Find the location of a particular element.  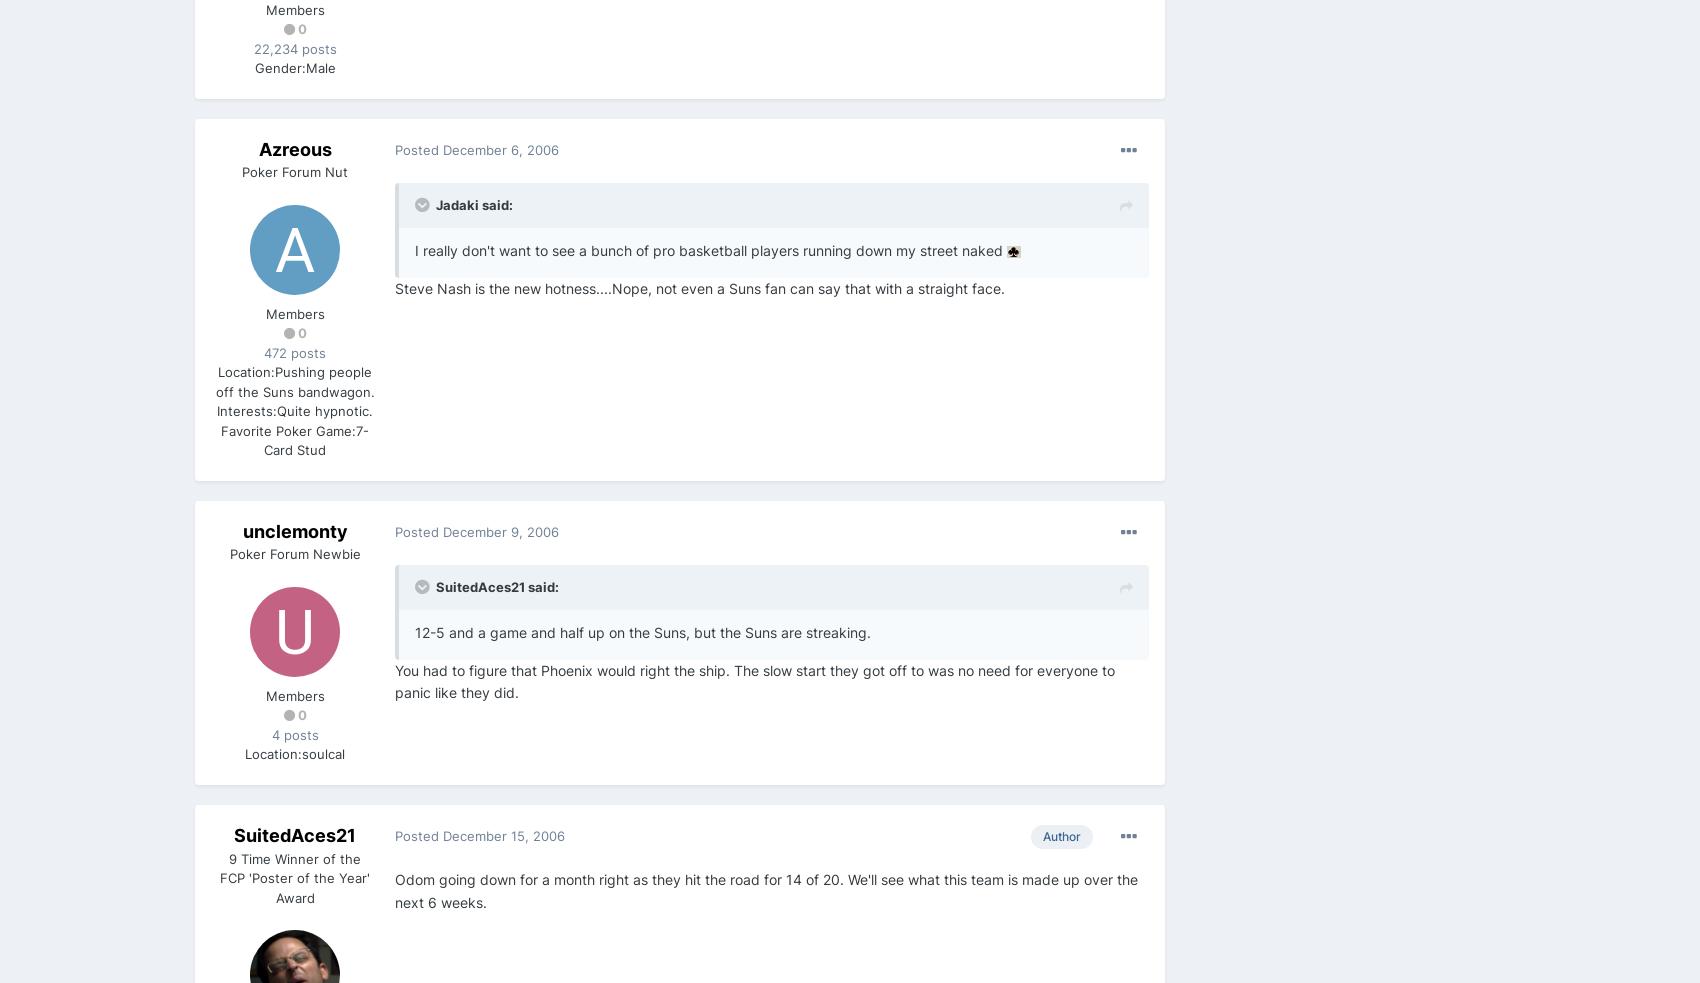

'12-5 and a game and half up on the Suns, but the Suns are streaking.' is located at coordinates (642, 631).